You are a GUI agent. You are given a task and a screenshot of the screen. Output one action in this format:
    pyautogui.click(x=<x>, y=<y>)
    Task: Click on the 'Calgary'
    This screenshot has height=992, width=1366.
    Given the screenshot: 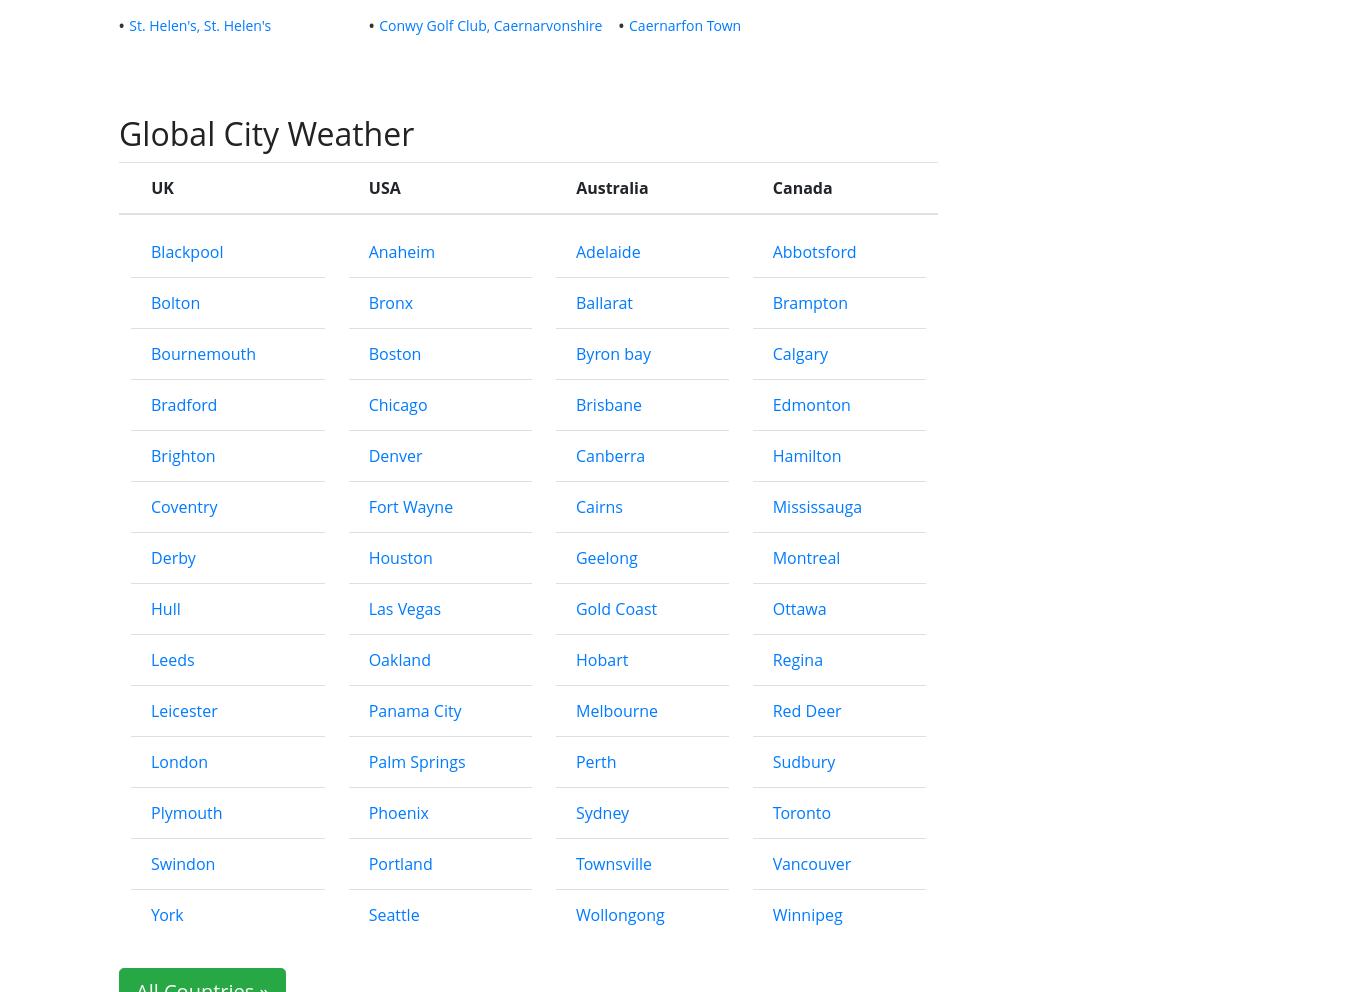 What is the action you would take?
    pyautogui.click(x=798, y=351)
    